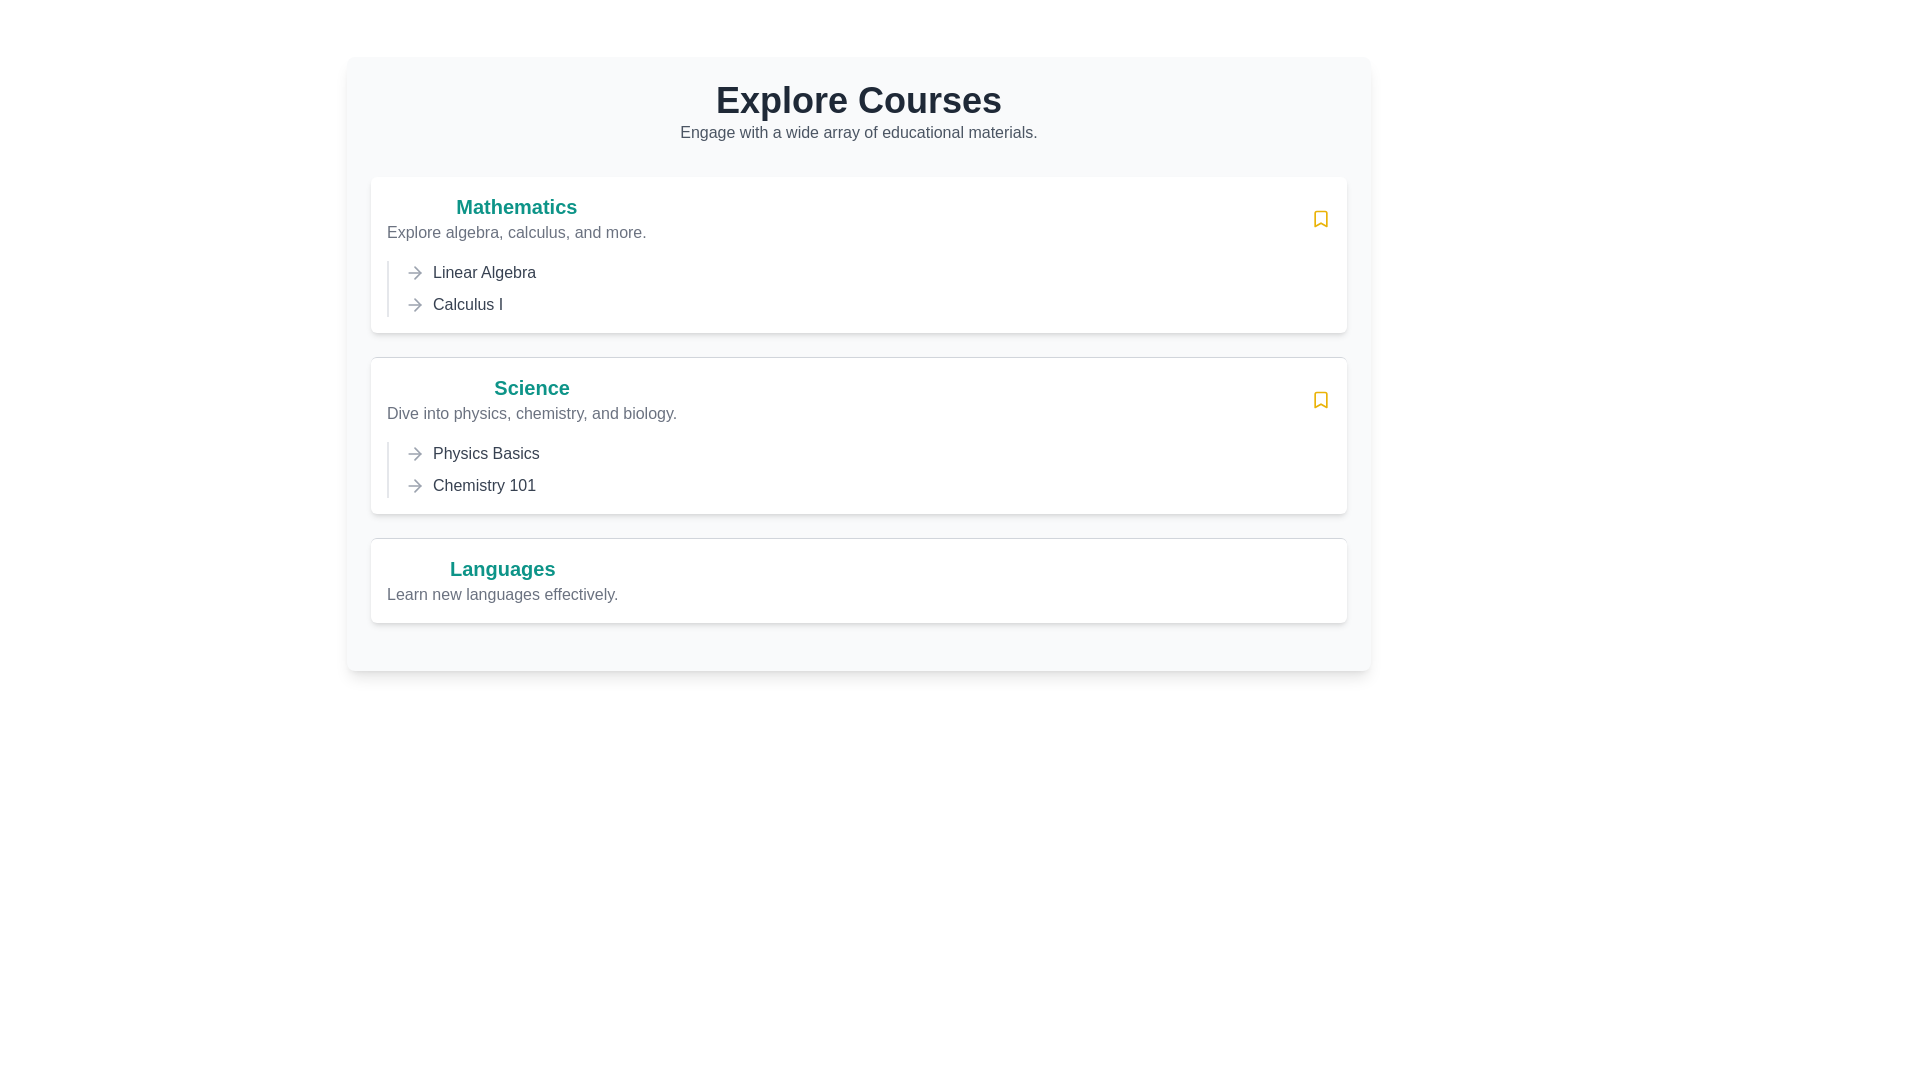 The width and height of the screenshot is (1920, 1080). What do you see at coordinates (502, 569) in the screenshot?
I see `the 'Languages' hyperlink, which is styled in bold teal-green font and underlines when hovered, to activate its underline styling` at bounding box center [502, 569].